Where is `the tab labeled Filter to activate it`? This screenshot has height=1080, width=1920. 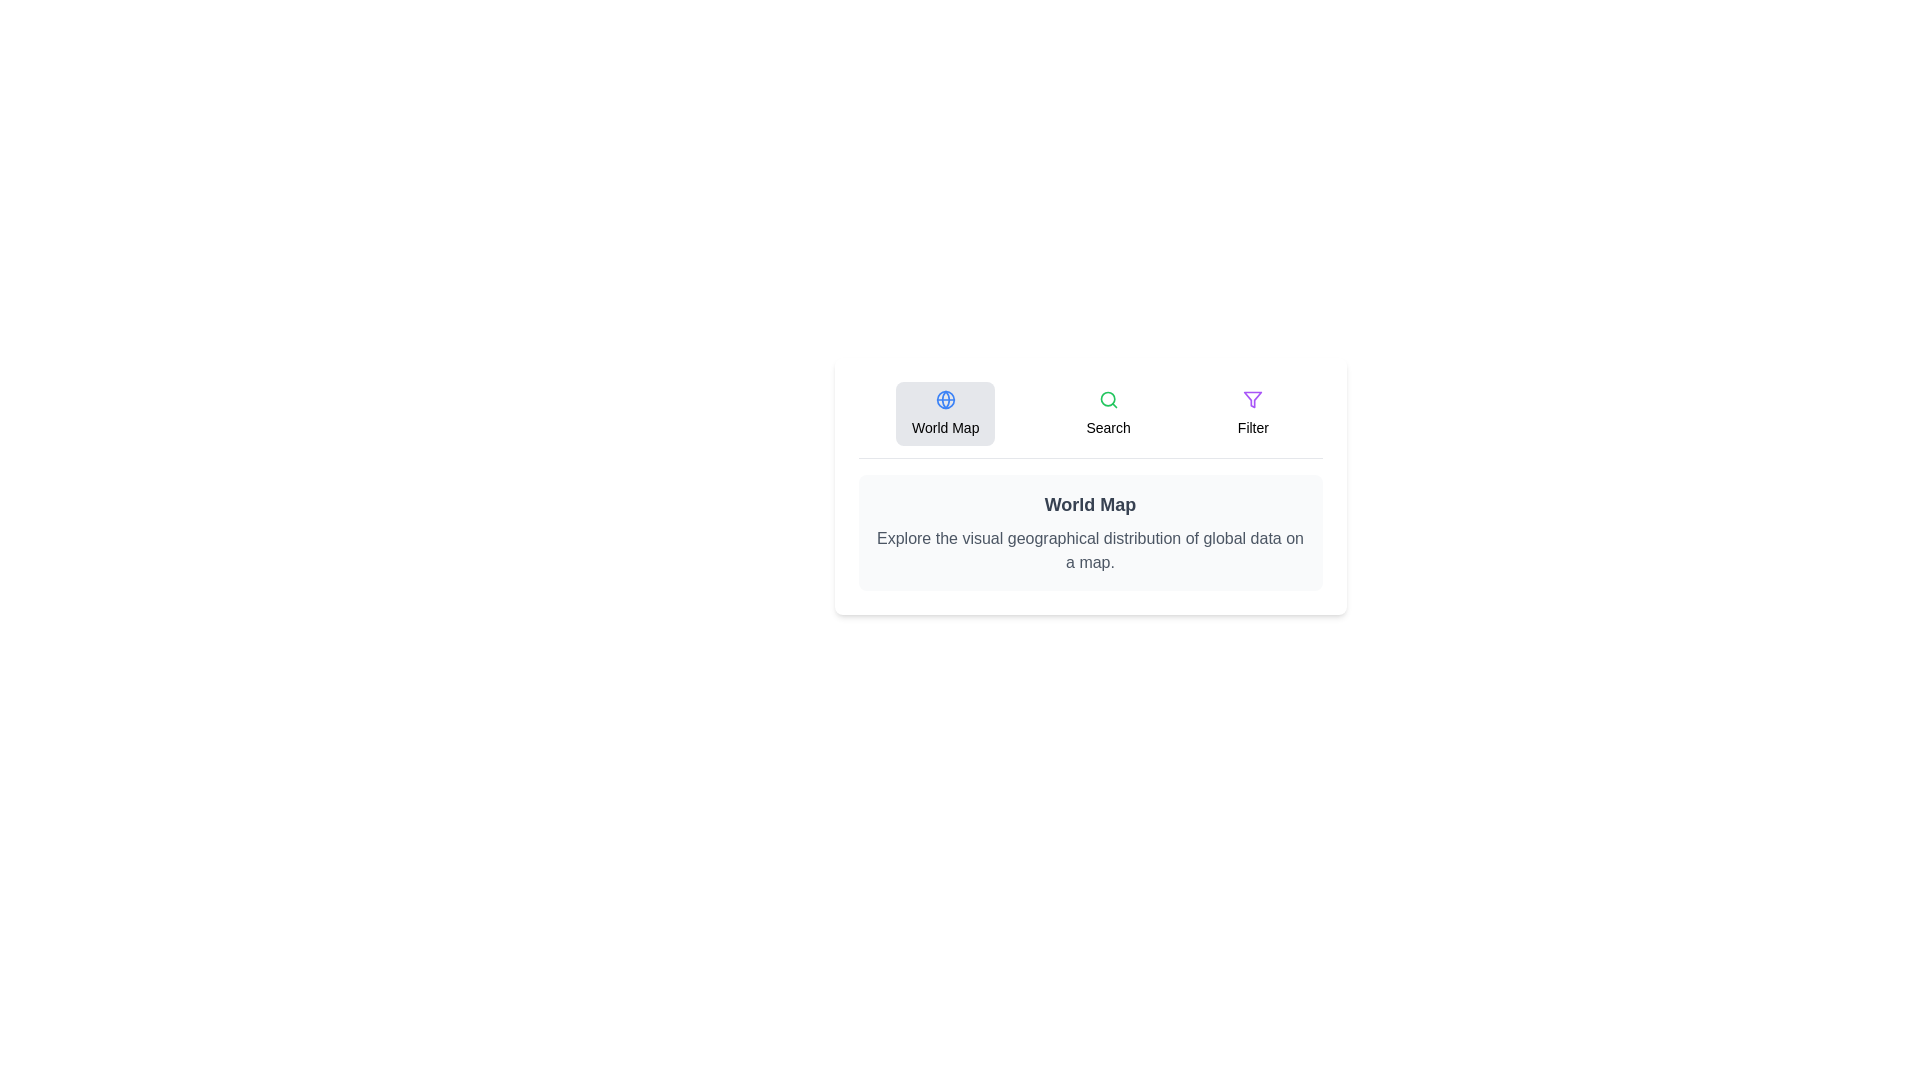
the tab labeled Filter to activate it is located at coordinates (1252, 412).